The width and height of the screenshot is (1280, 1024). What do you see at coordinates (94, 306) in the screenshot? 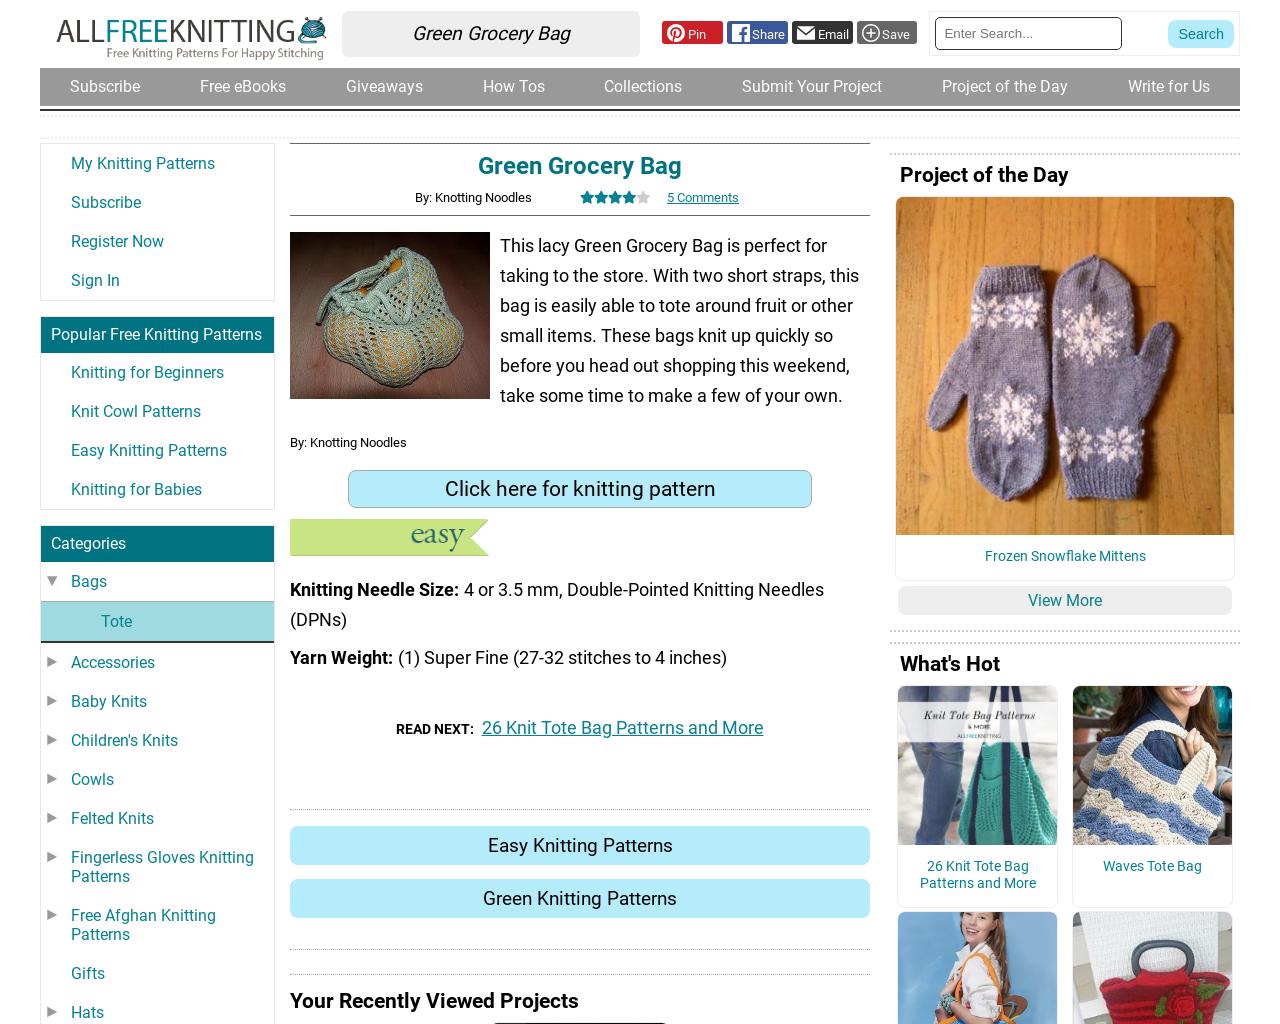
I see `'Sign In'` at bounding box center [94, 306].